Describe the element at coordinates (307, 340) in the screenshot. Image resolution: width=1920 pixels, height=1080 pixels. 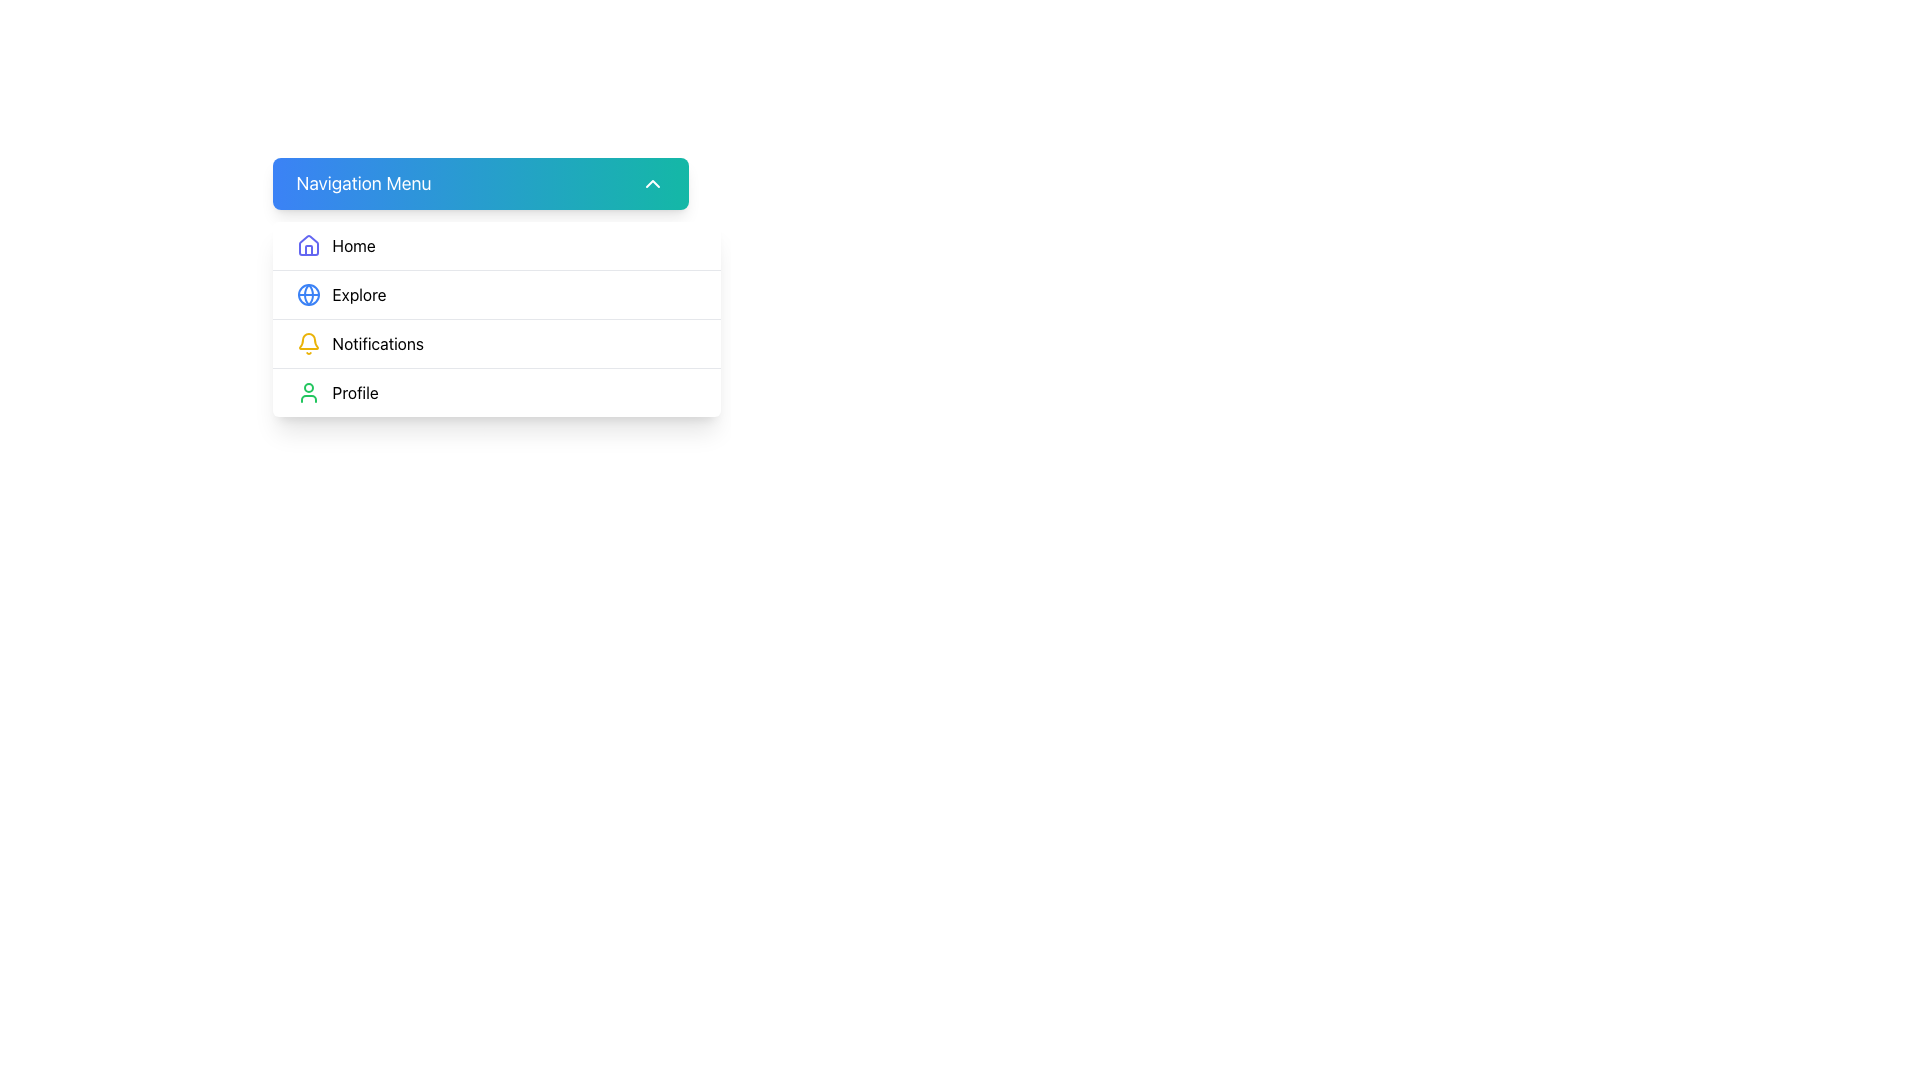
I see `the bell-shaped vector graphic within the notification icon, located under the 'Notifications' label in the vertical navigation menu` at that location.